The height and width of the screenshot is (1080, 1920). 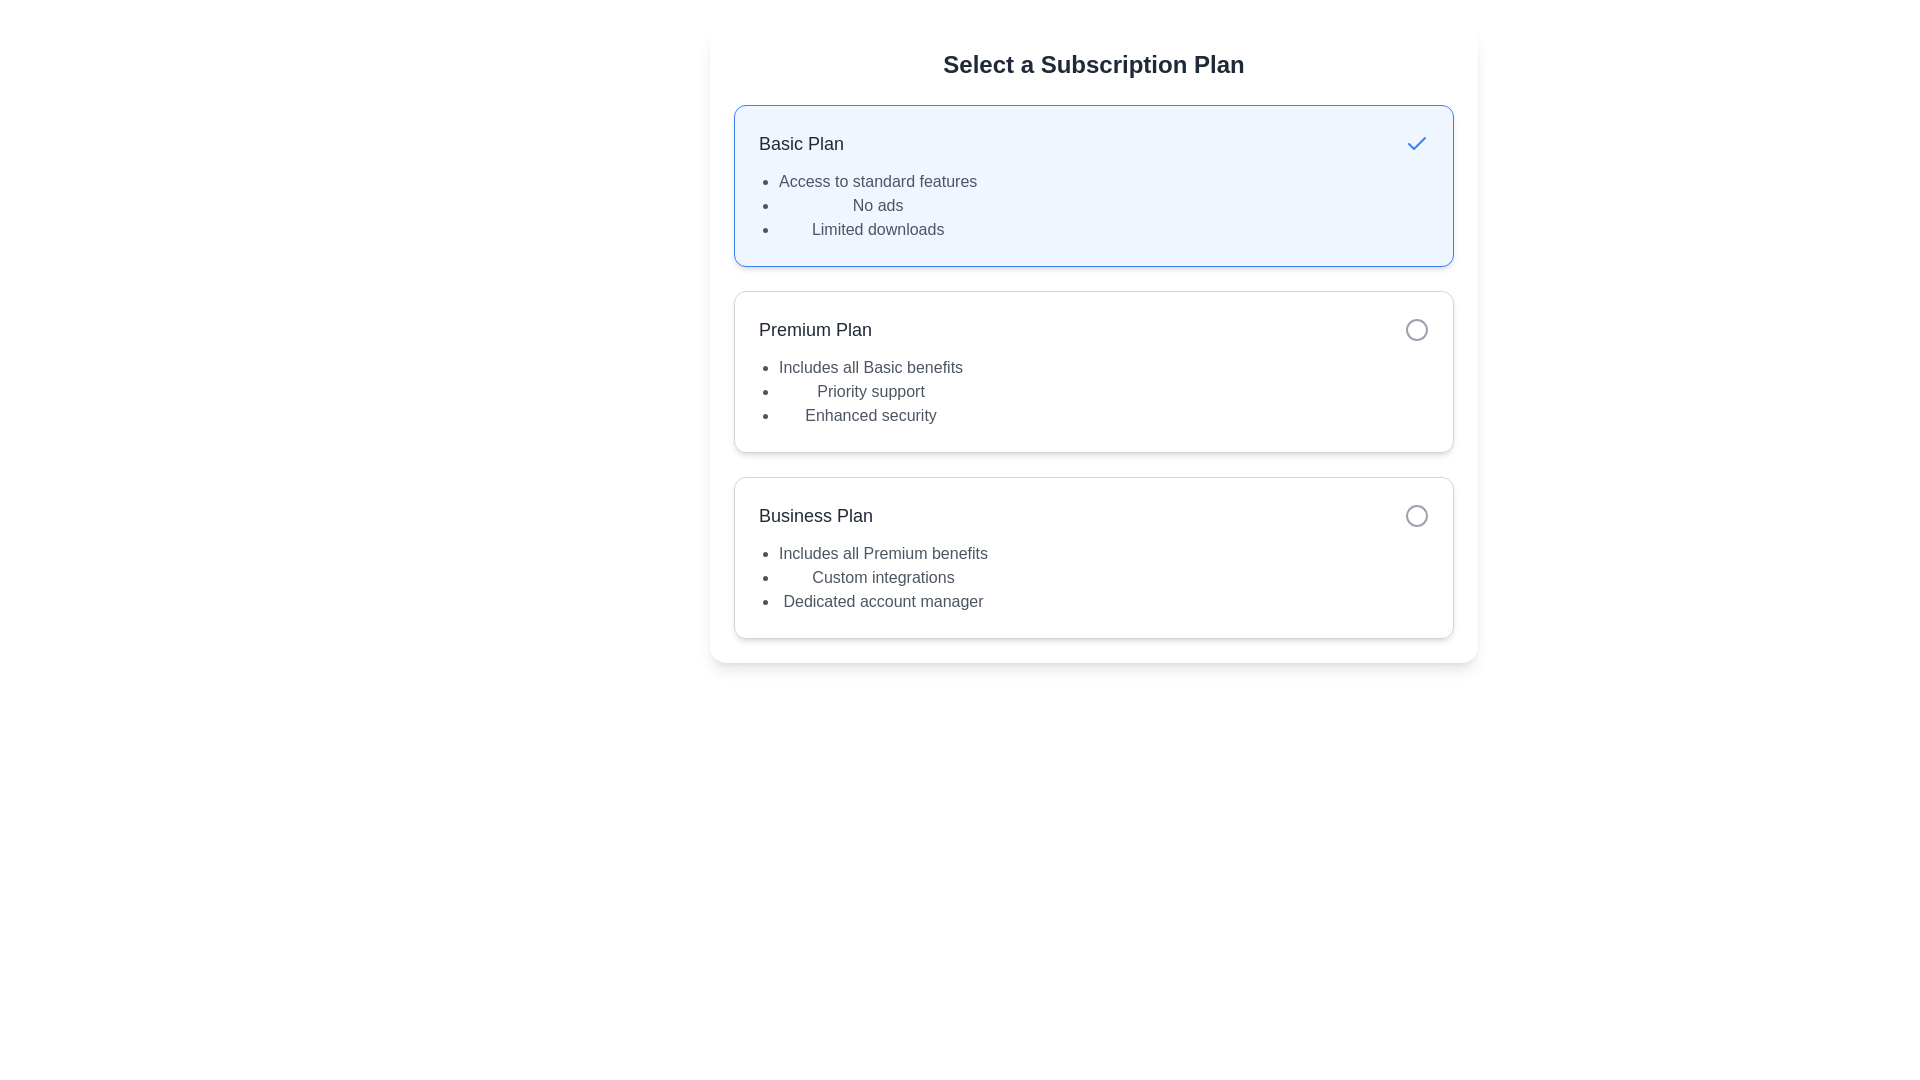 I want to click on the checkmark icon indicating that the 'Basic Plan' option is selected, so click(x=1415, y=142).